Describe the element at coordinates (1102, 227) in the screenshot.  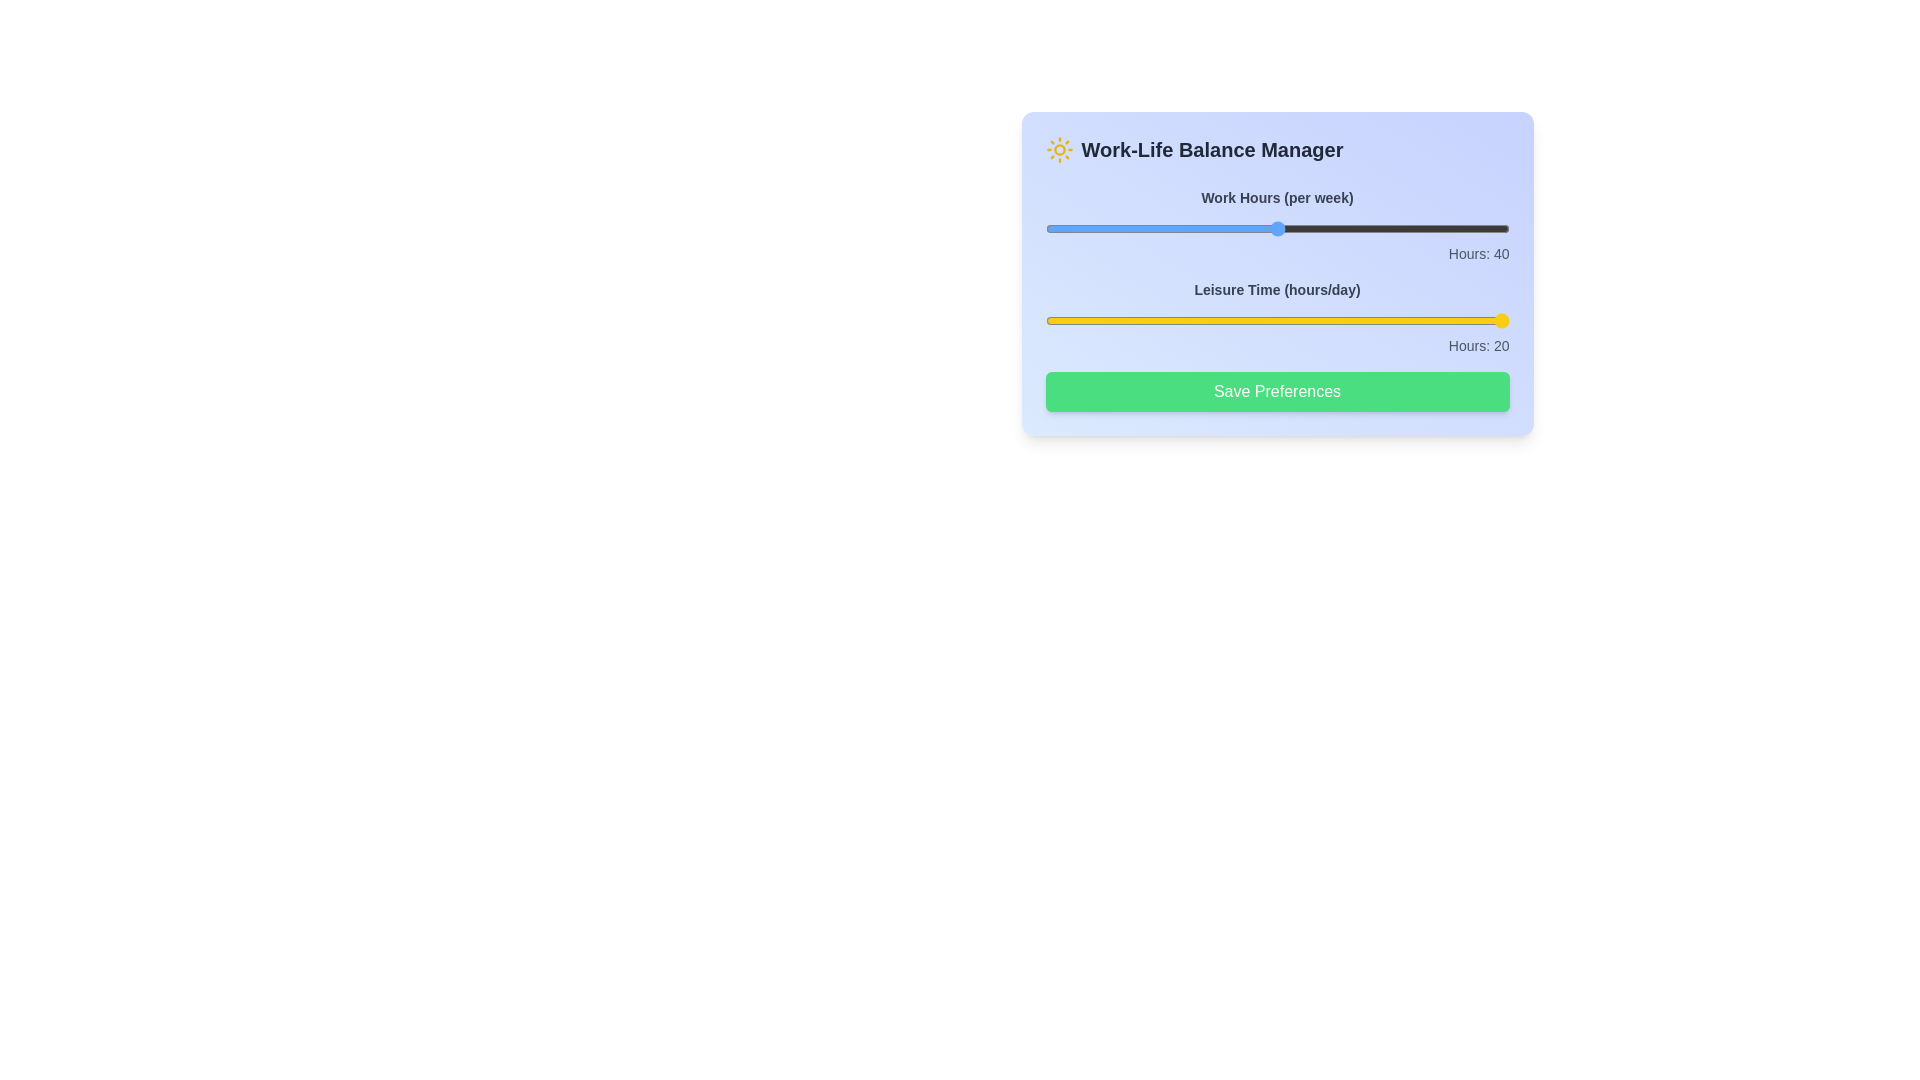
I see `the 'Work Hours' slider to set it to 25 hours per week` at that location.